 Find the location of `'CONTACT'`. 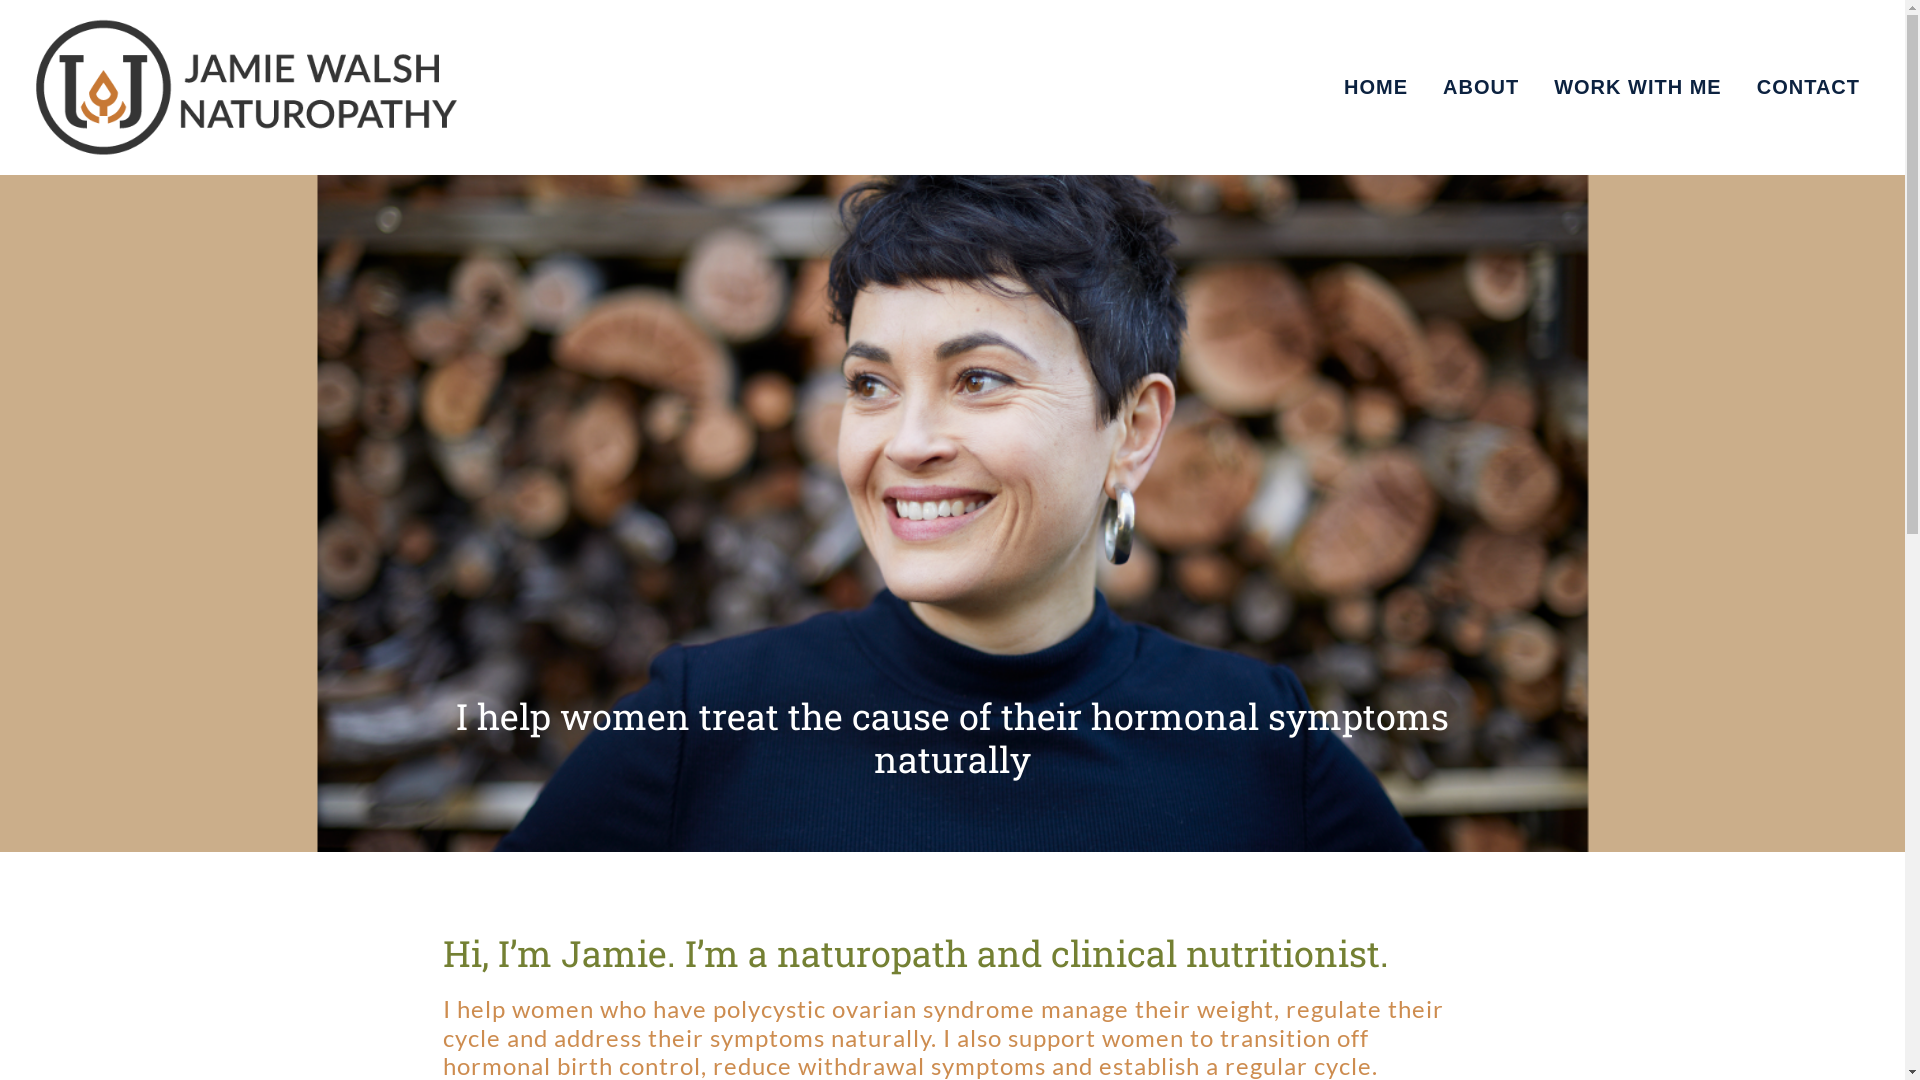

'CONTACT' is located at coordinates (1808, 86).